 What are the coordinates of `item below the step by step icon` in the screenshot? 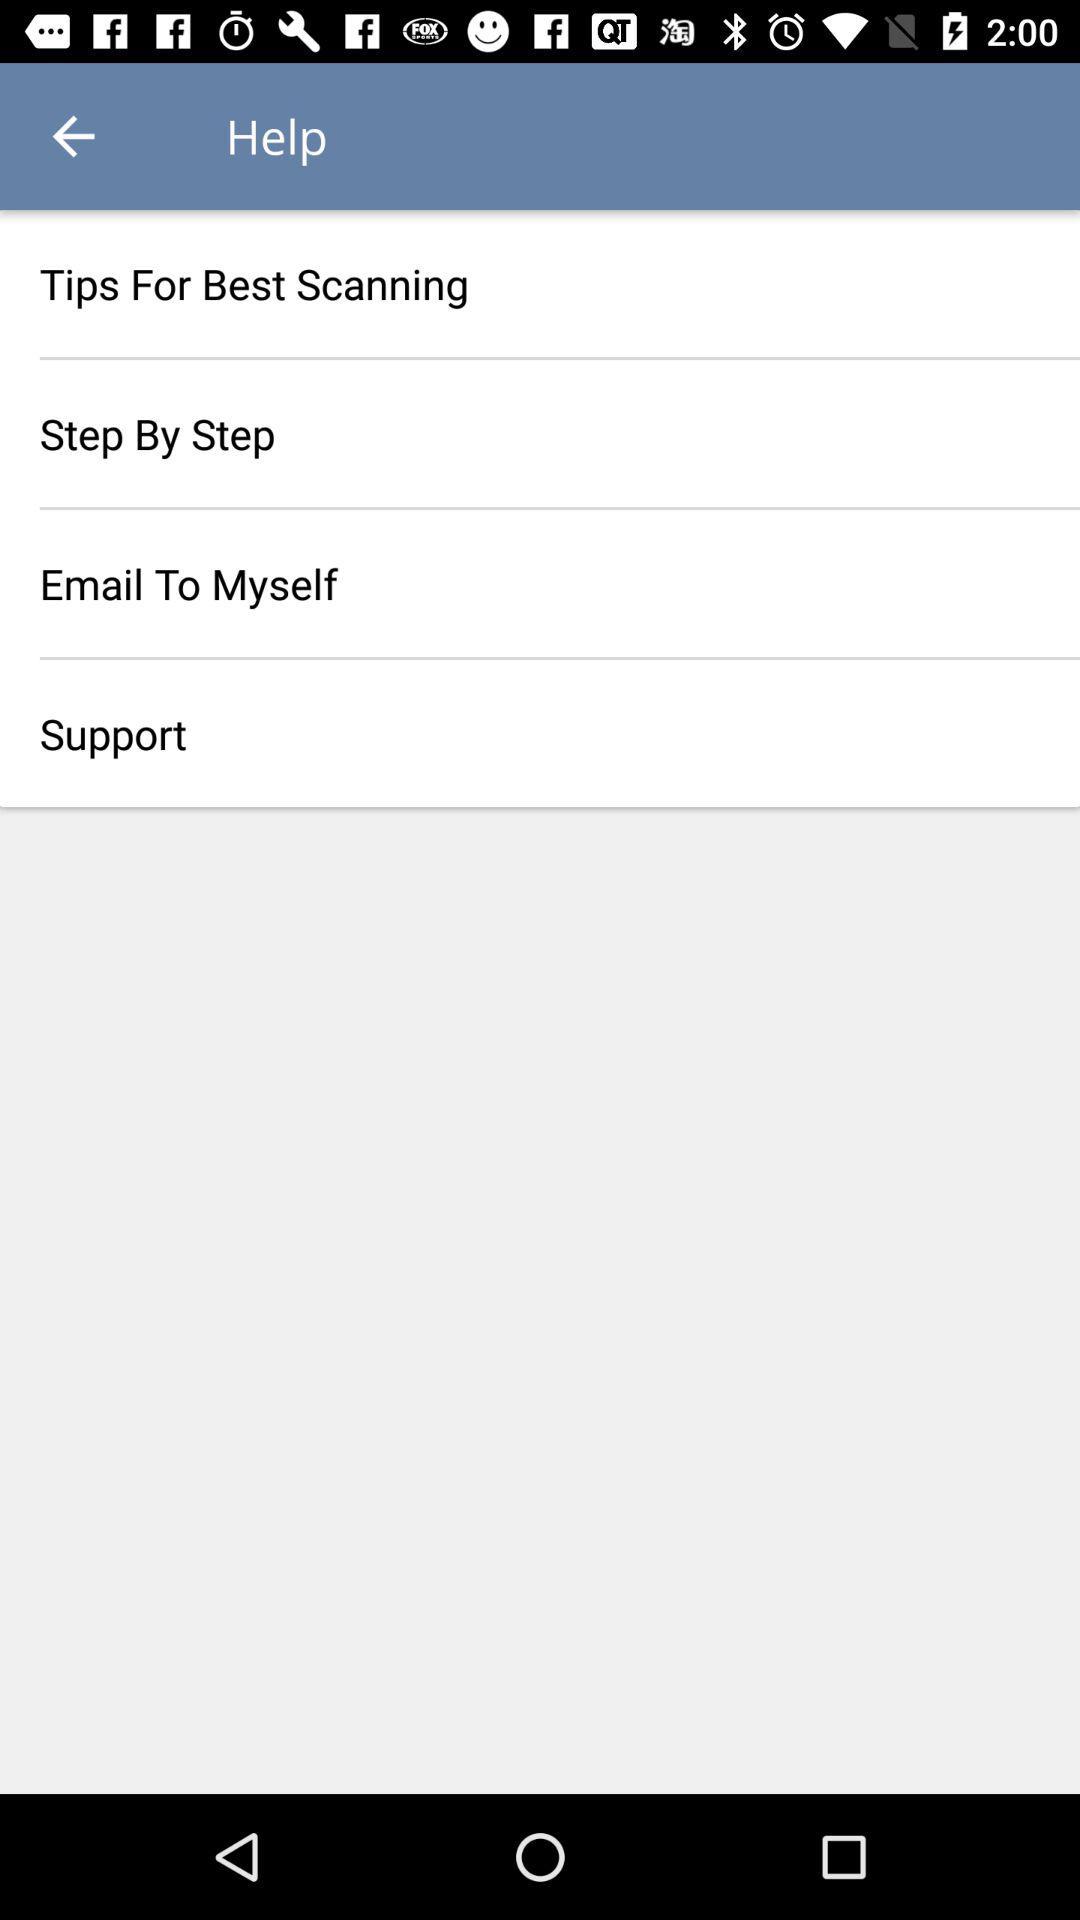 It's located at (540, 582).